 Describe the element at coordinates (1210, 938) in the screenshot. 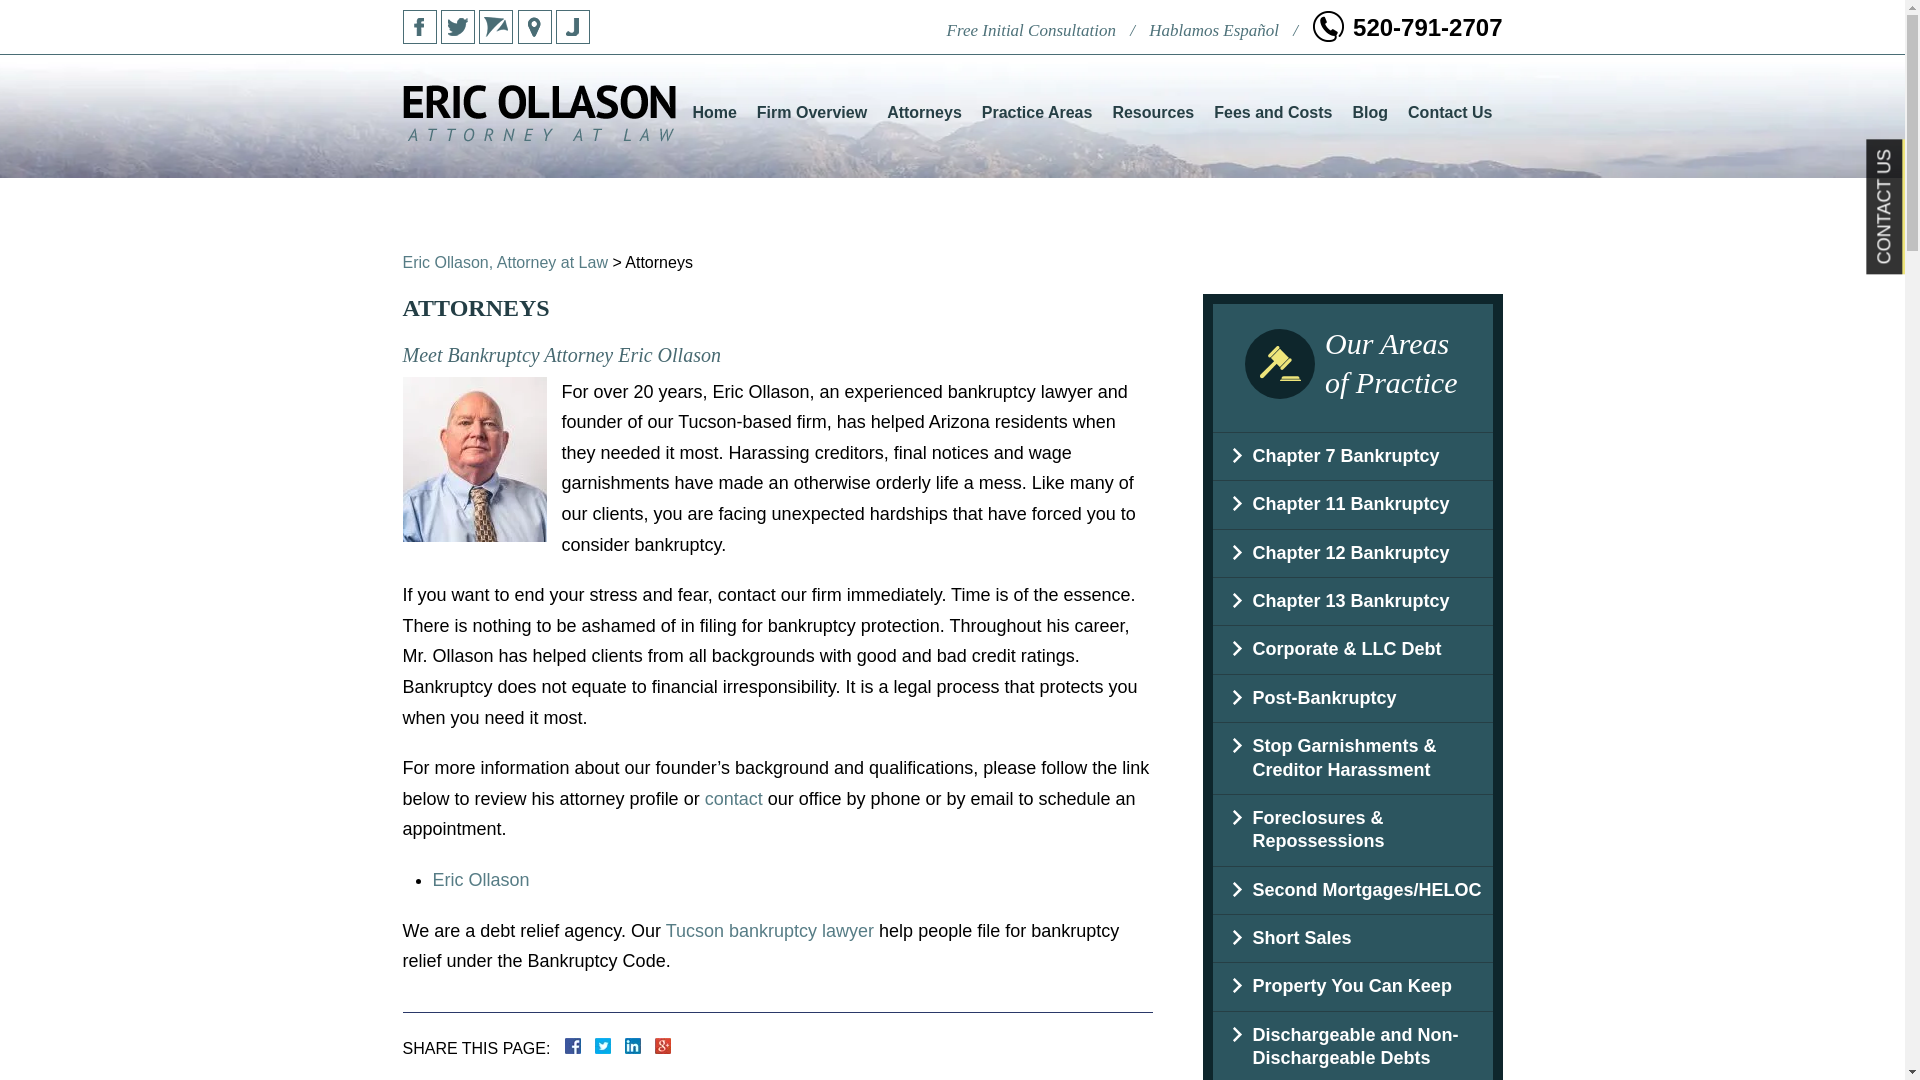

I see `'Short Sales'` at that location.